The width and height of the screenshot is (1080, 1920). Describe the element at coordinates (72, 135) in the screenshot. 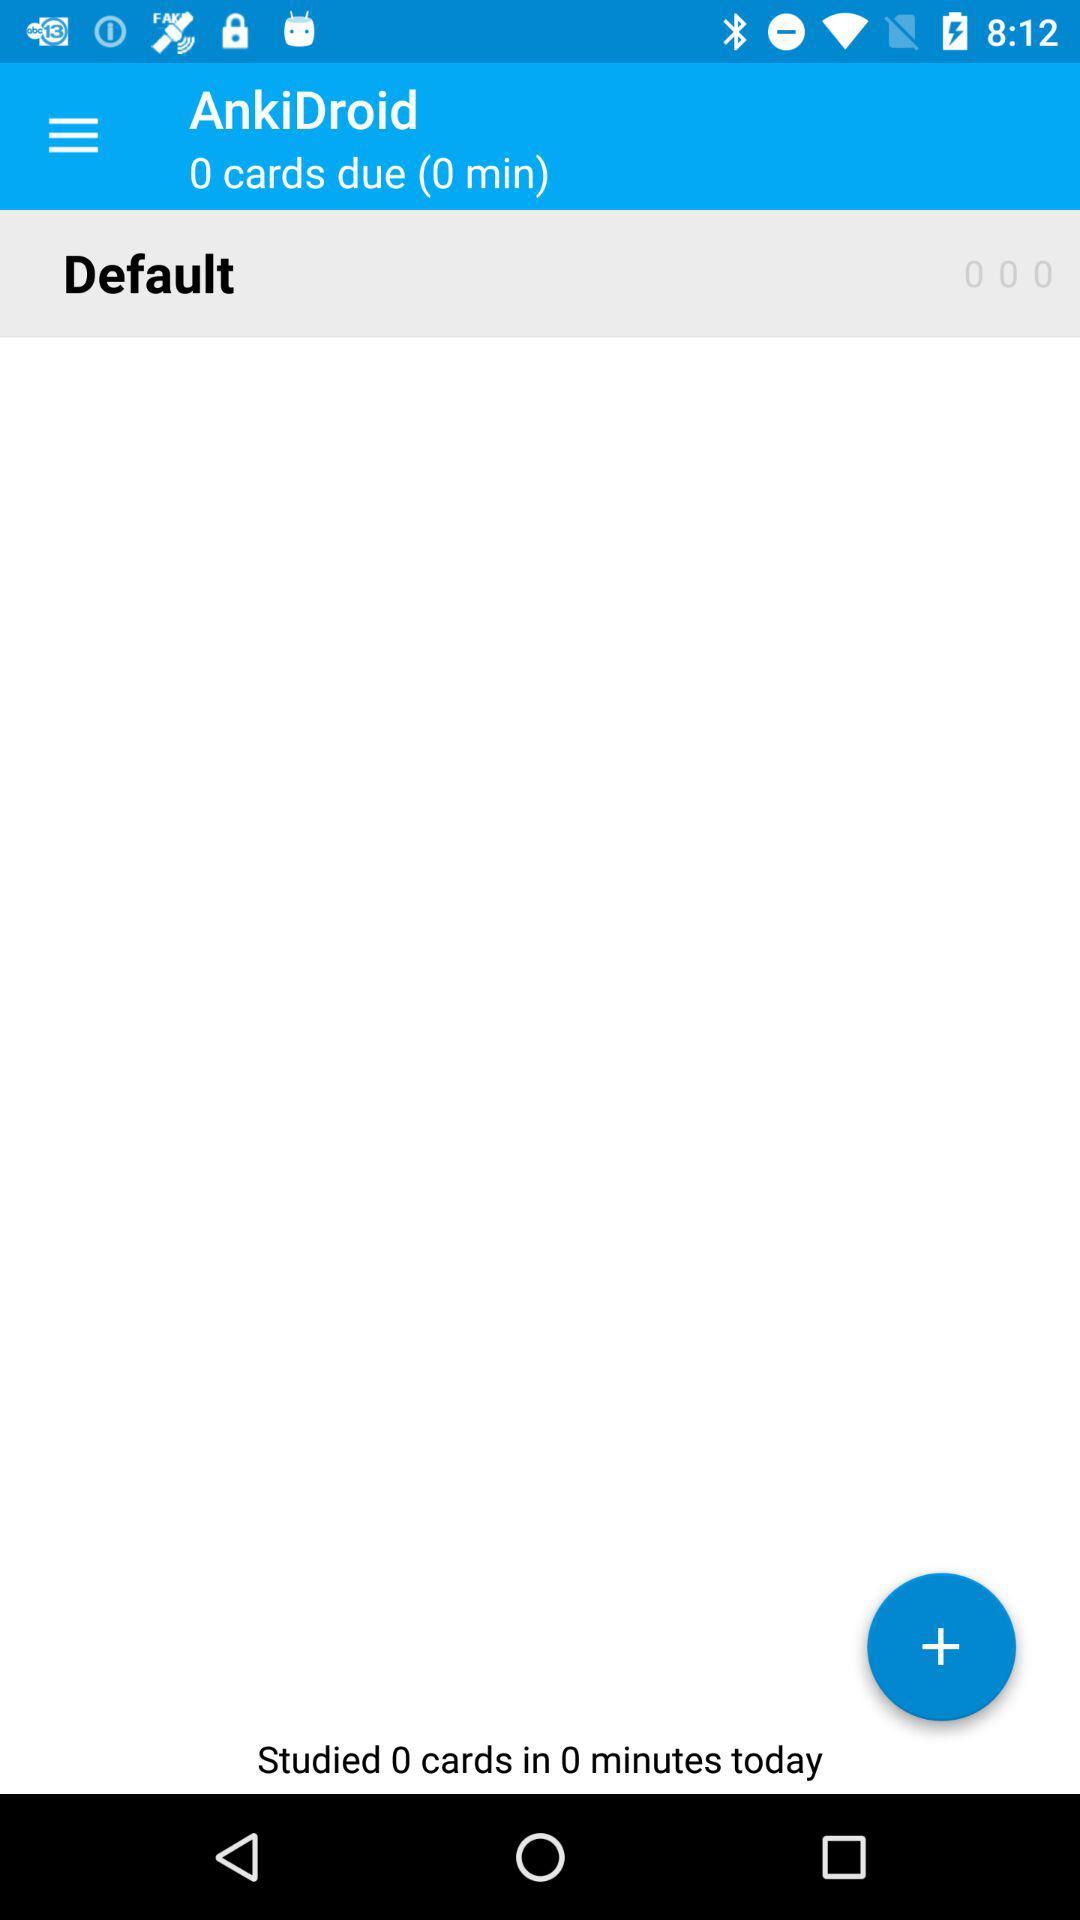

I see `the icon to the left of ankidroid` at that location.